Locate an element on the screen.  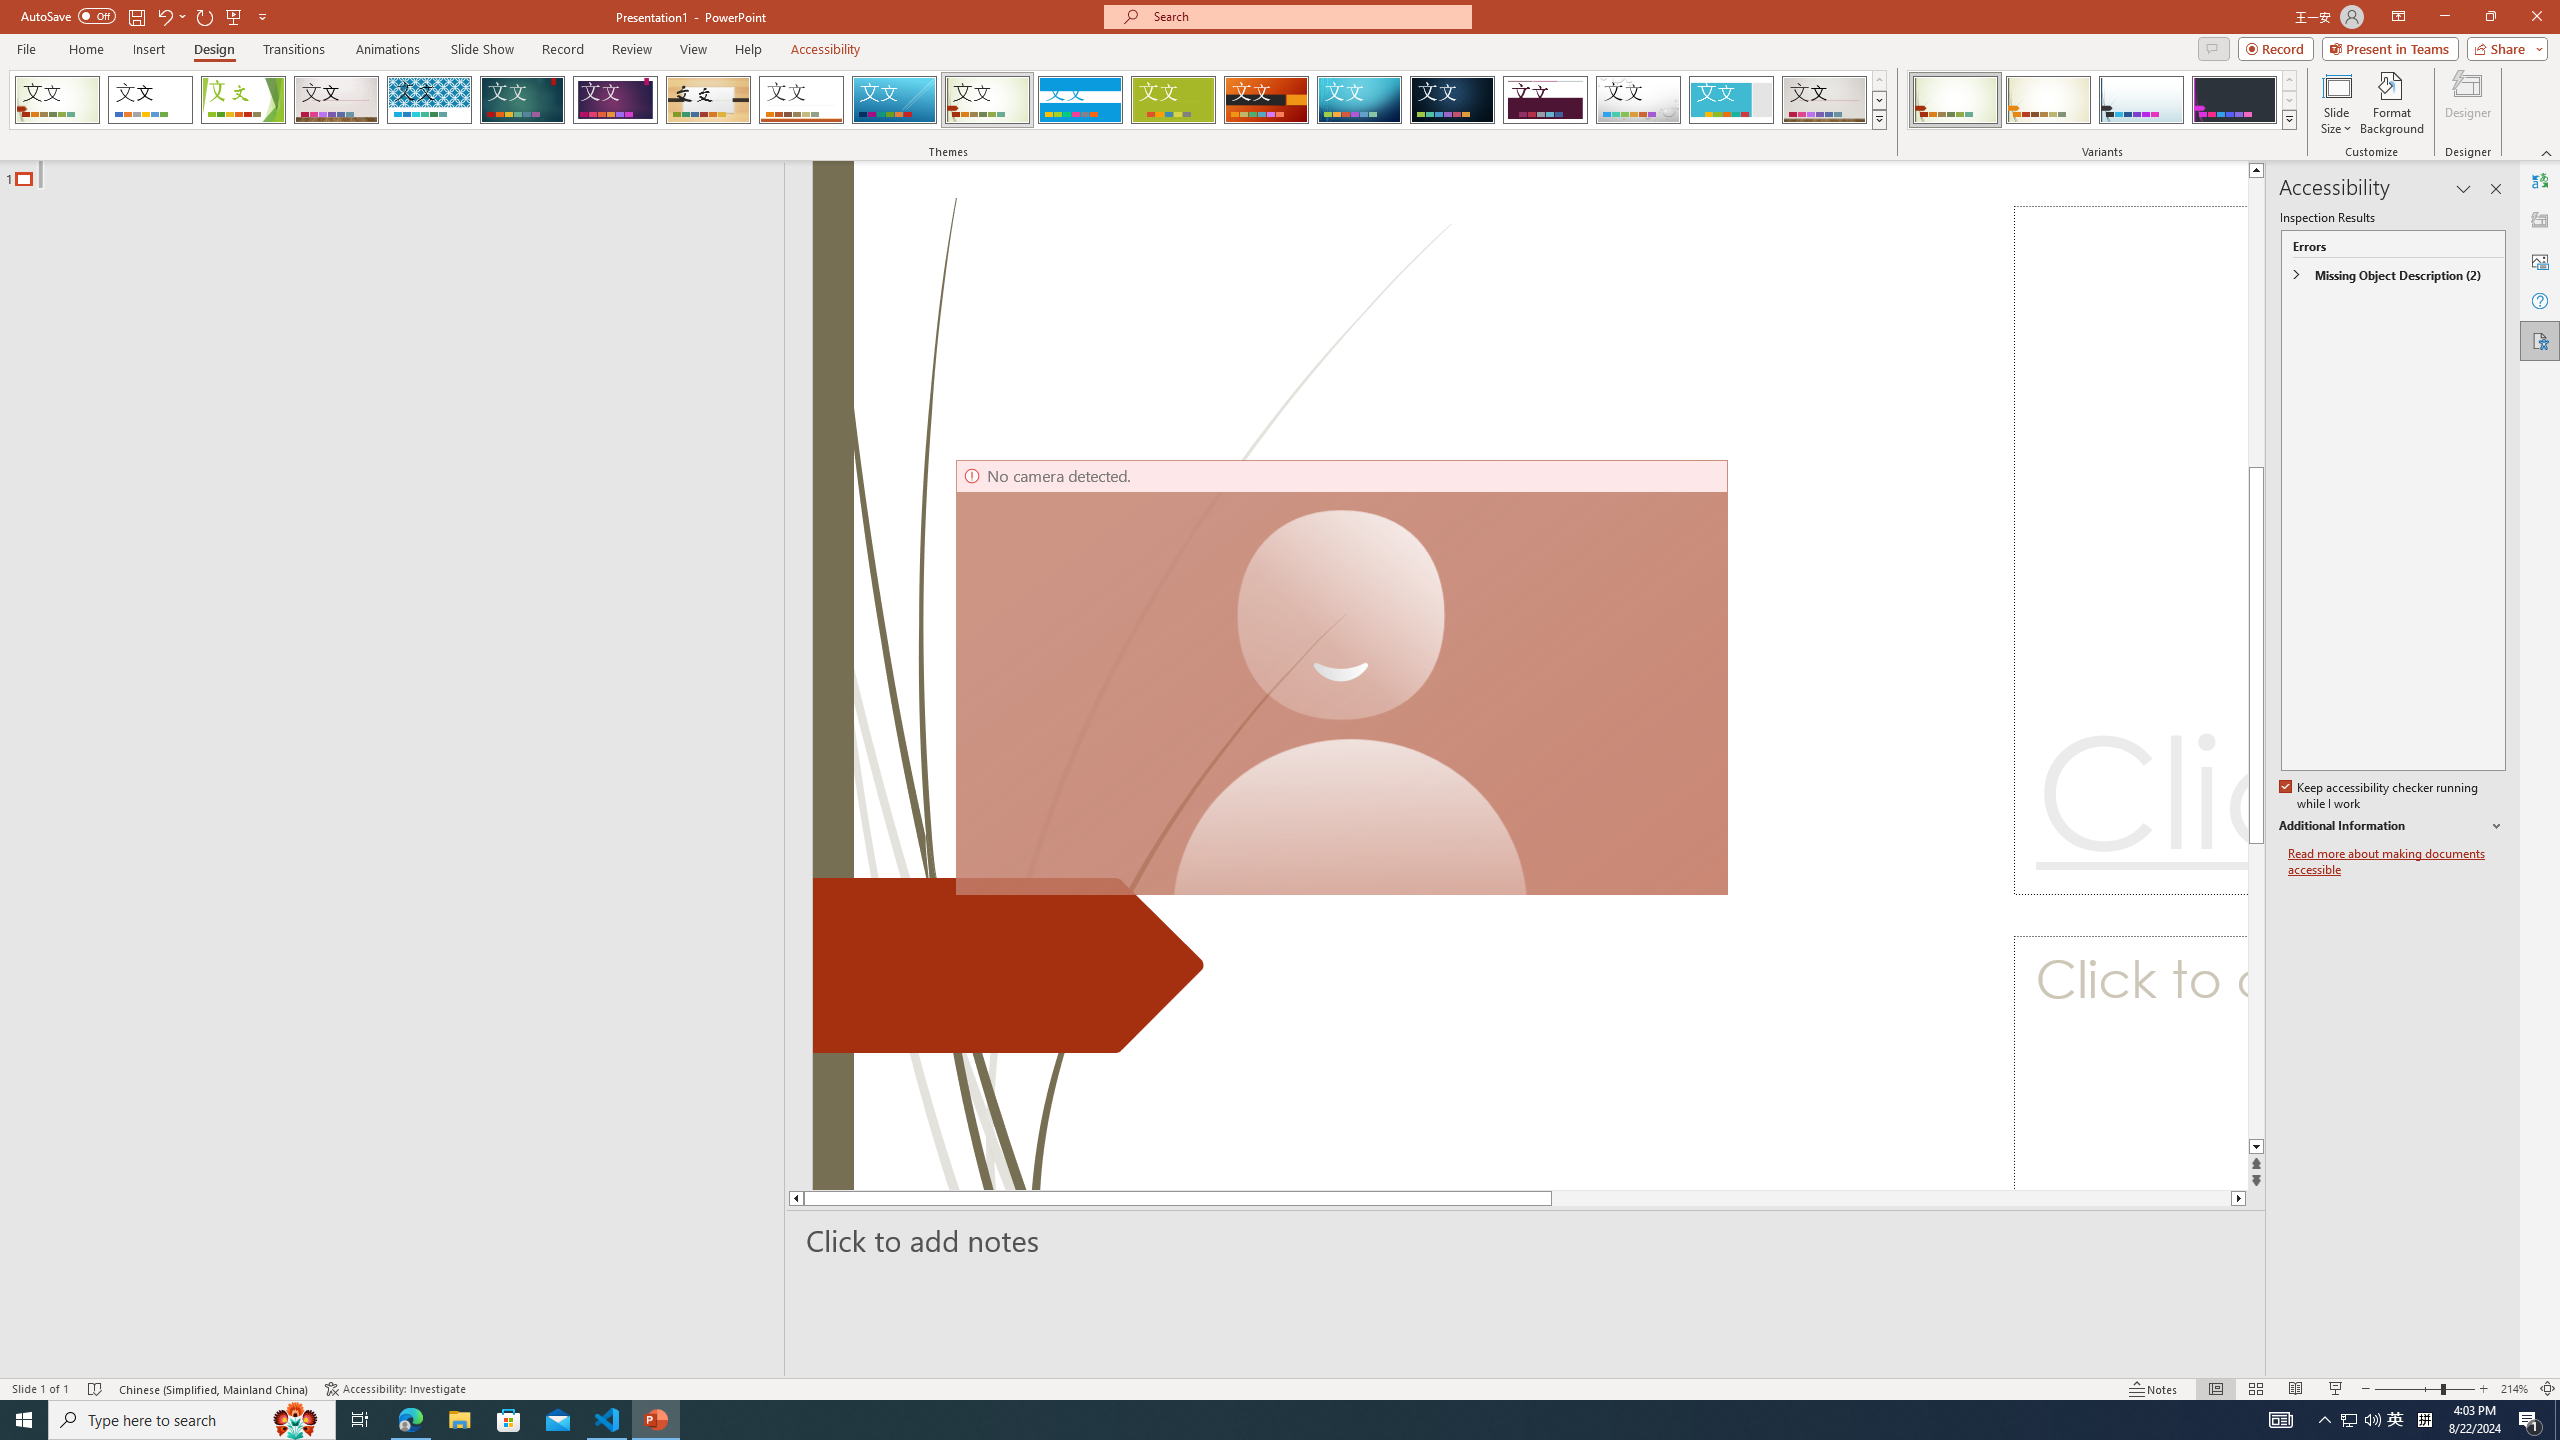
'Slide Notes' is located at coordinates (1526, 1240).